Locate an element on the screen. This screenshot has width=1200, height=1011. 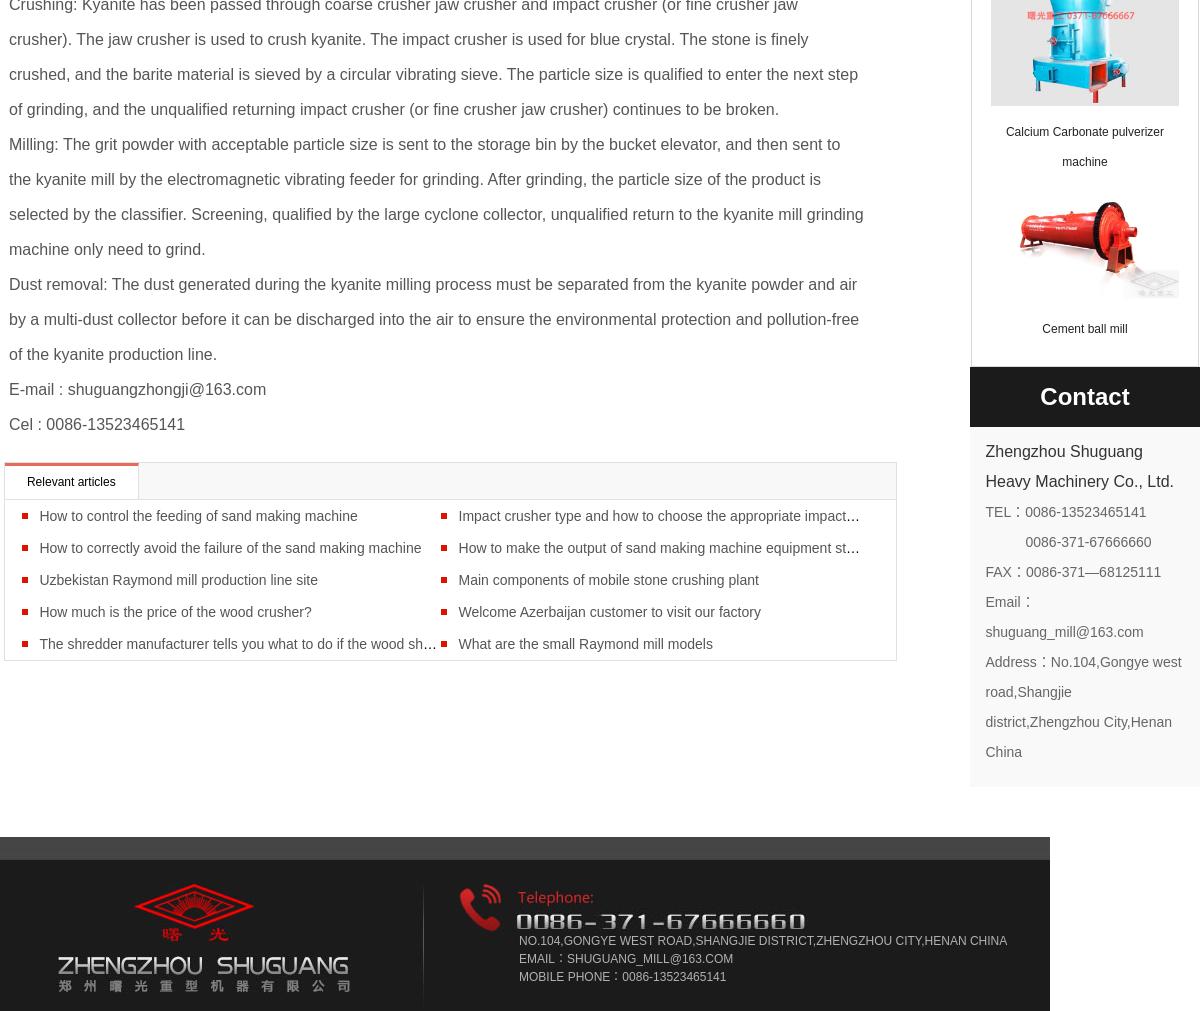
'0086-371-67666660' is located at coordinates (1025, 541).